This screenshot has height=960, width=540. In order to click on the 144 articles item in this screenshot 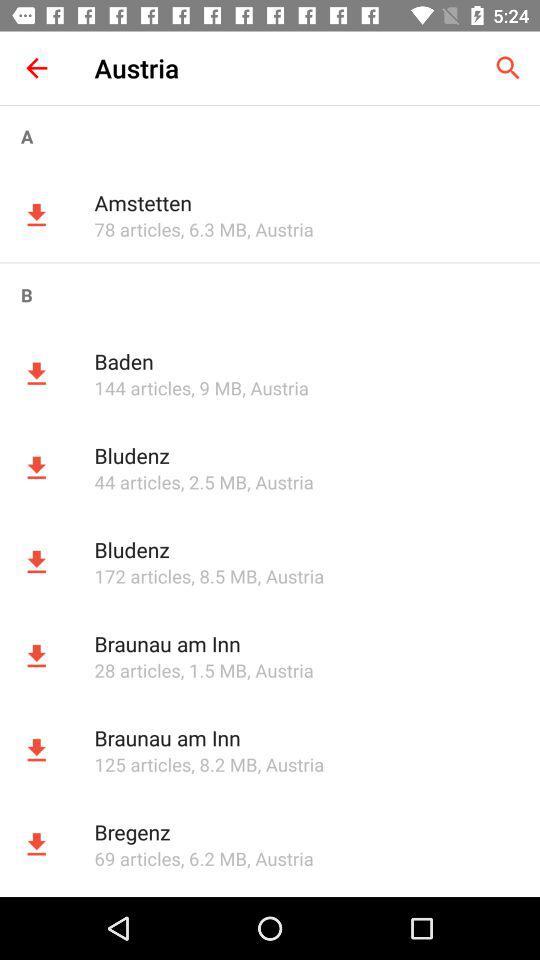, I will do `click(141, 387)`.